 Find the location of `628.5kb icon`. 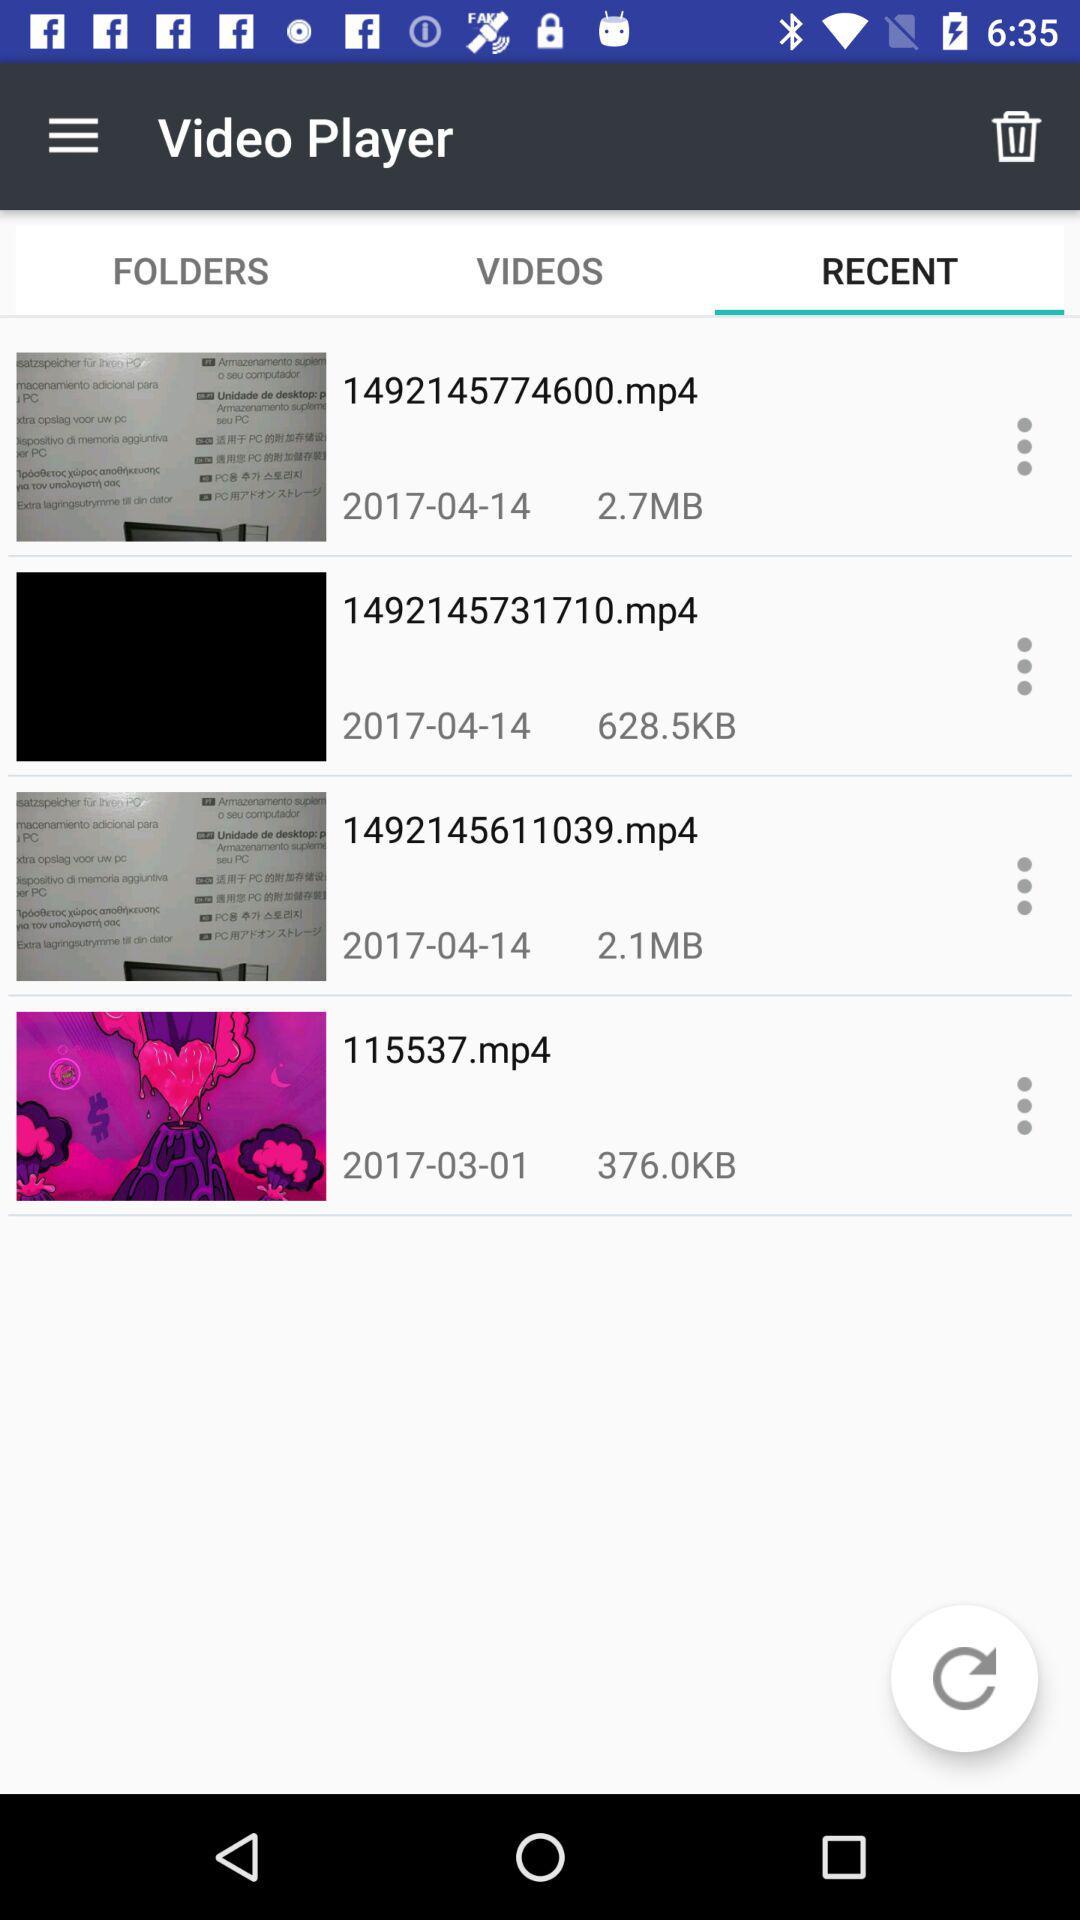

628.5kb icon is located at coordinates (667, 723).